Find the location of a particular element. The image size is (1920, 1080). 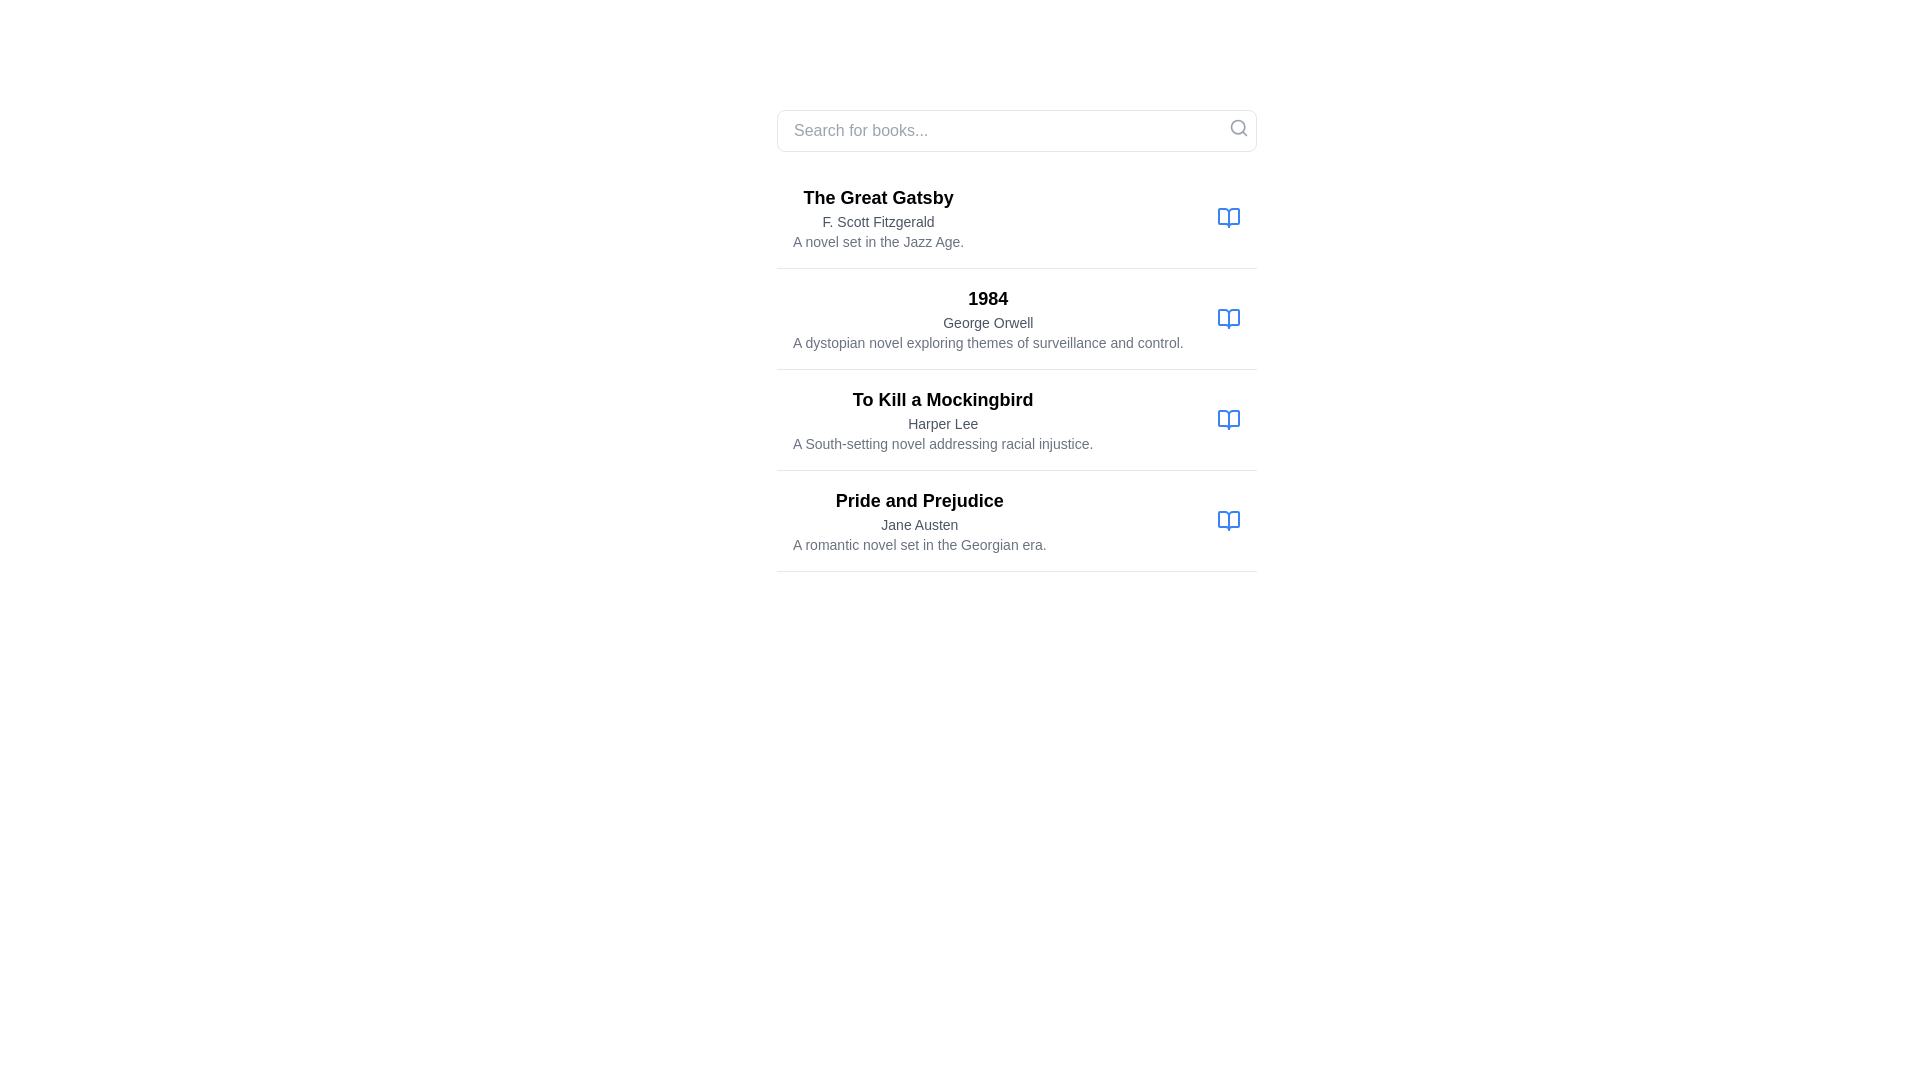

the small magnifying glass icon located at the top-right corner of the search bar is located at coordinates (1237, 127).